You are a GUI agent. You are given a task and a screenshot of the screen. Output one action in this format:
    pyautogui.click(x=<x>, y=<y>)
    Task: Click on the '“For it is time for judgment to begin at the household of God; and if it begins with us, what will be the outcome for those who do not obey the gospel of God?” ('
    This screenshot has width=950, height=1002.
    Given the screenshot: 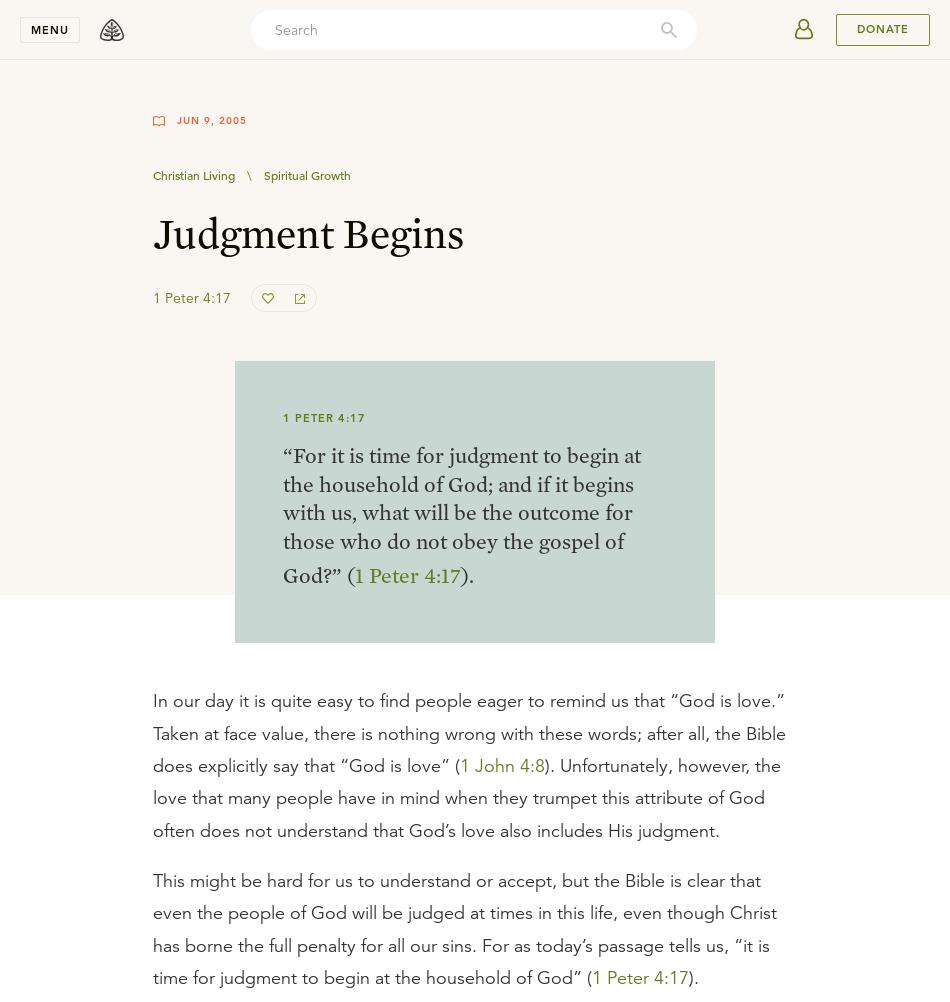 What is the action you would take?
    pyautogui.click(x=460, y=514)
    